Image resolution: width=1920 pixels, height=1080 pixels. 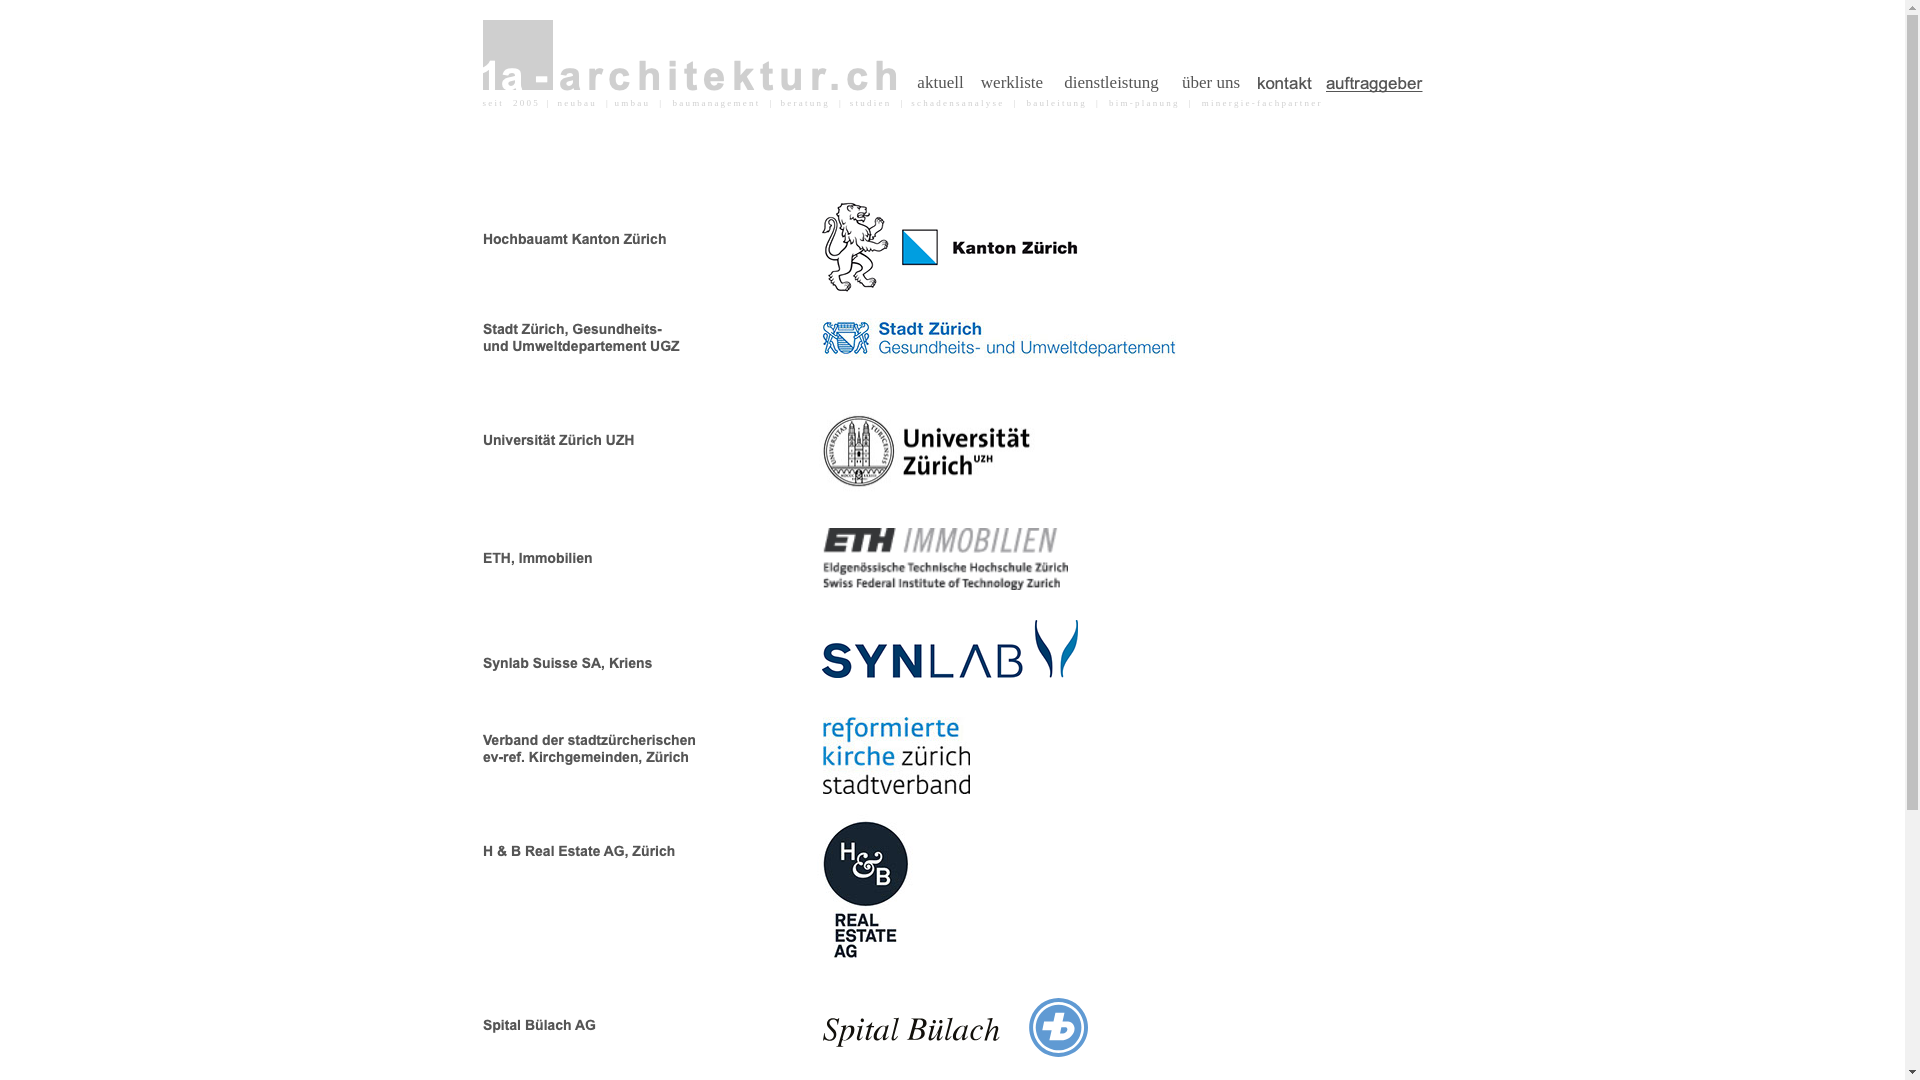 I want to click on 'aktuell', so click(x=939, y=82).